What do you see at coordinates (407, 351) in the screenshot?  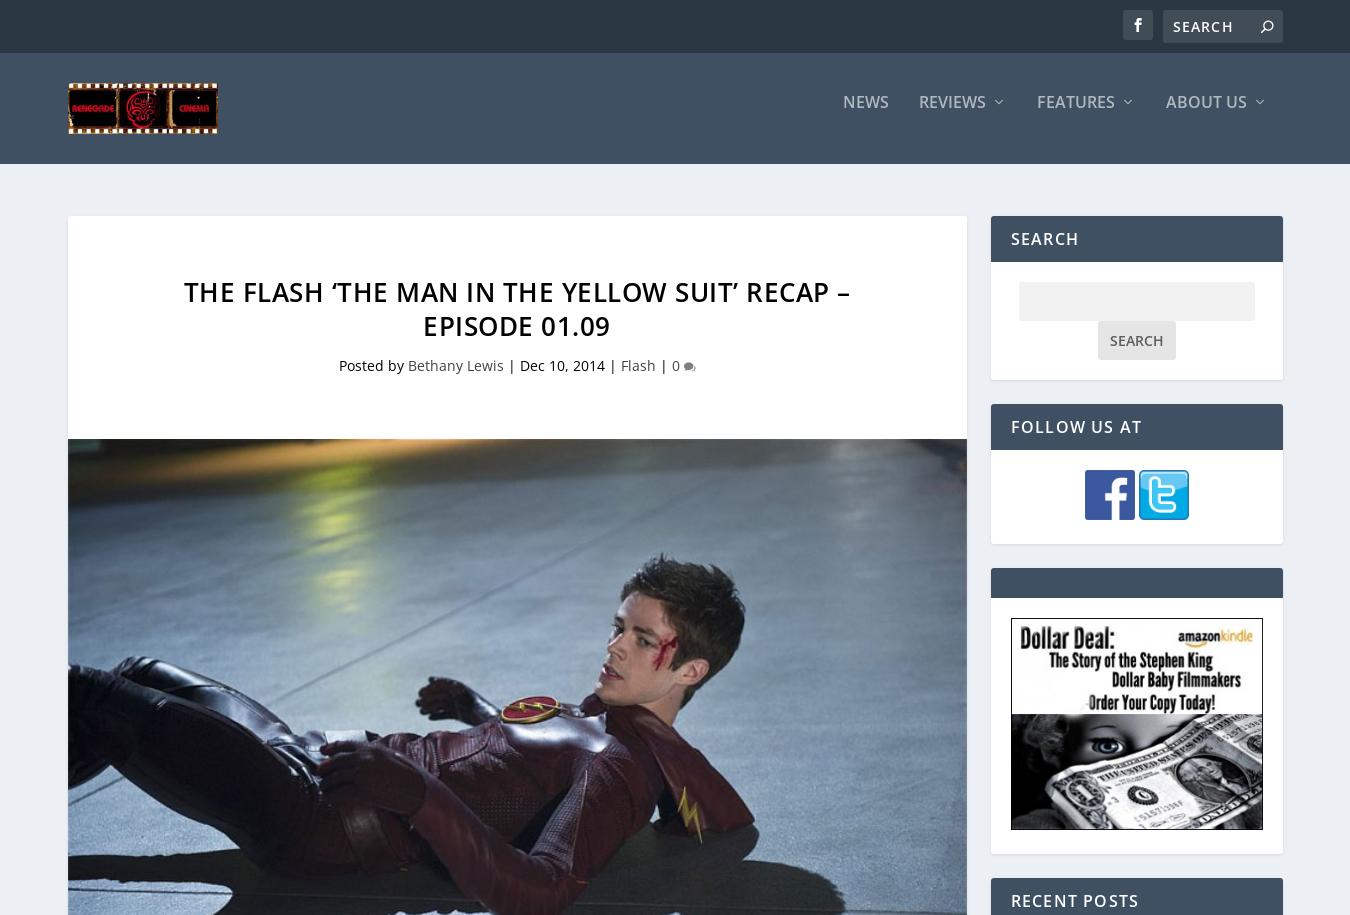 I see `'Bethany Lewis'` at bounding box center [407, 351].